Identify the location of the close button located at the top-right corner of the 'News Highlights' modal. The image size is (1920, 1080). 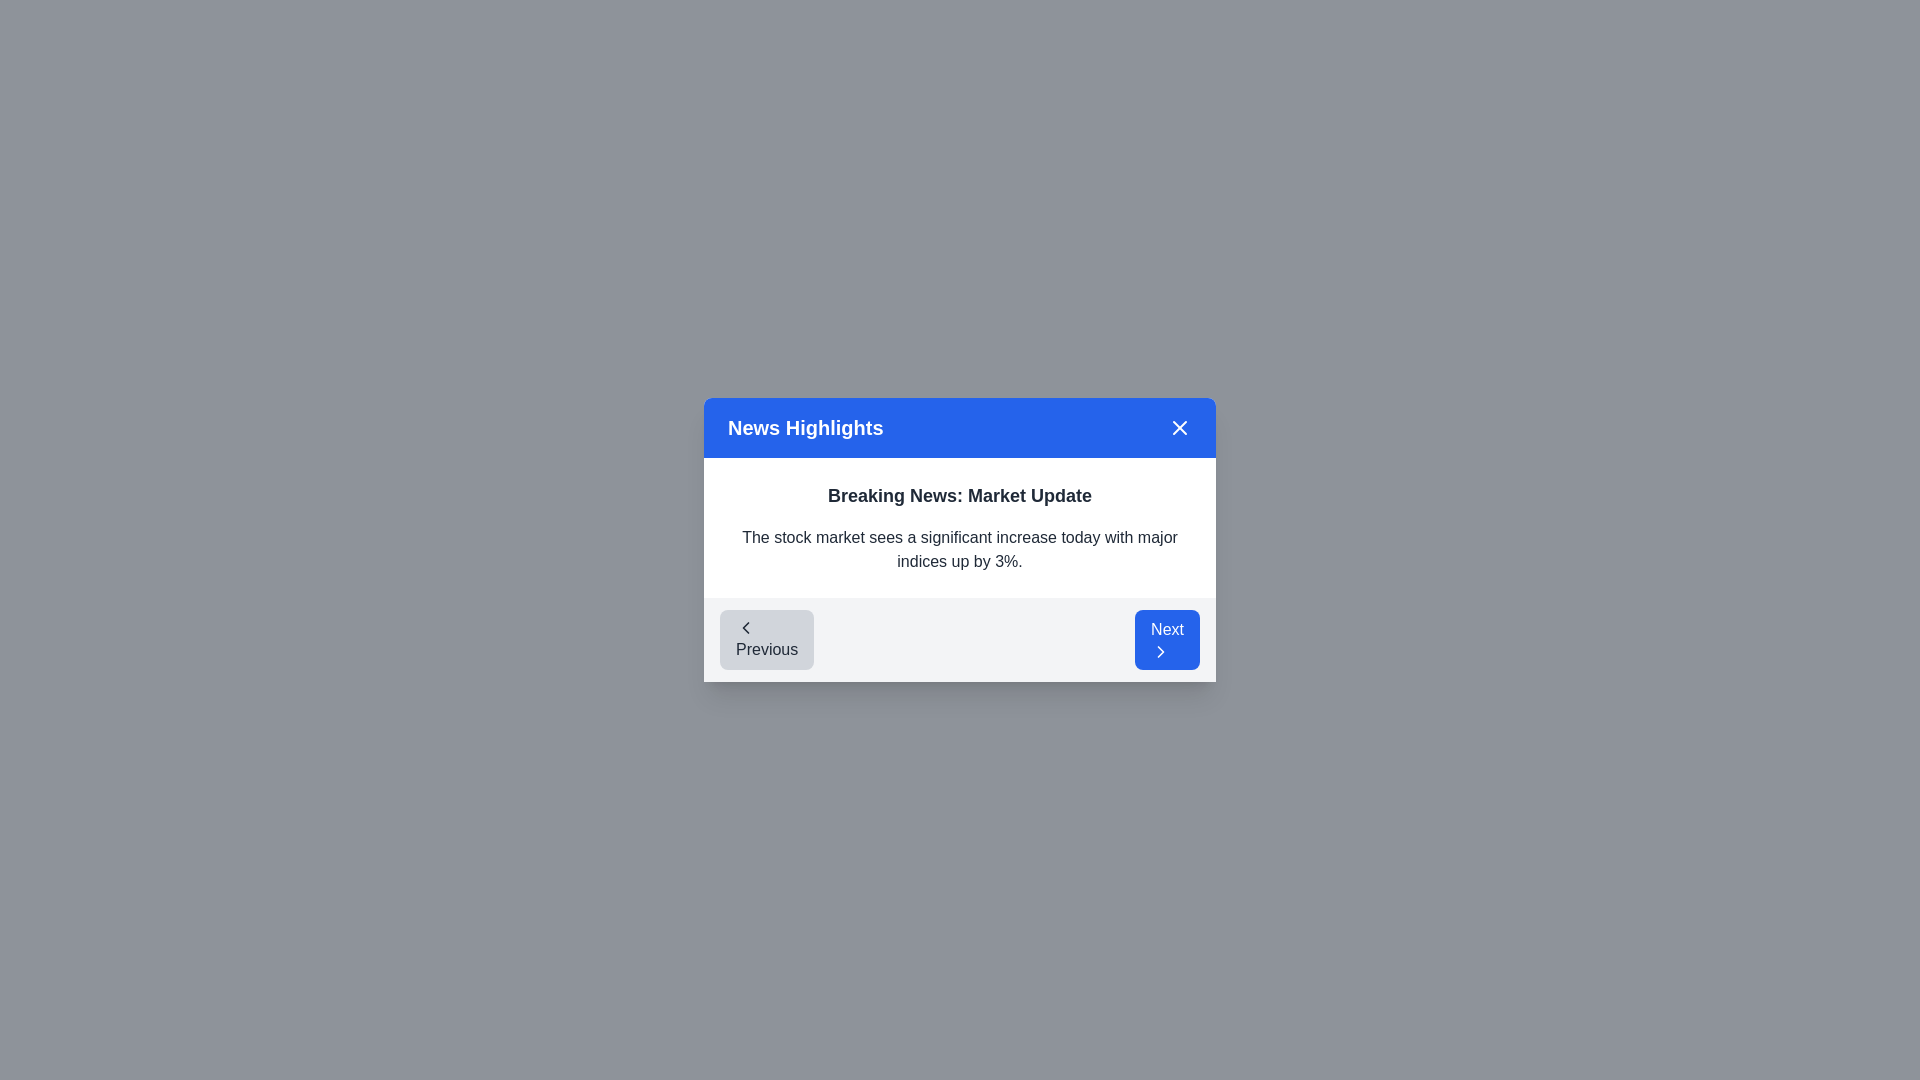
(1180, 427).